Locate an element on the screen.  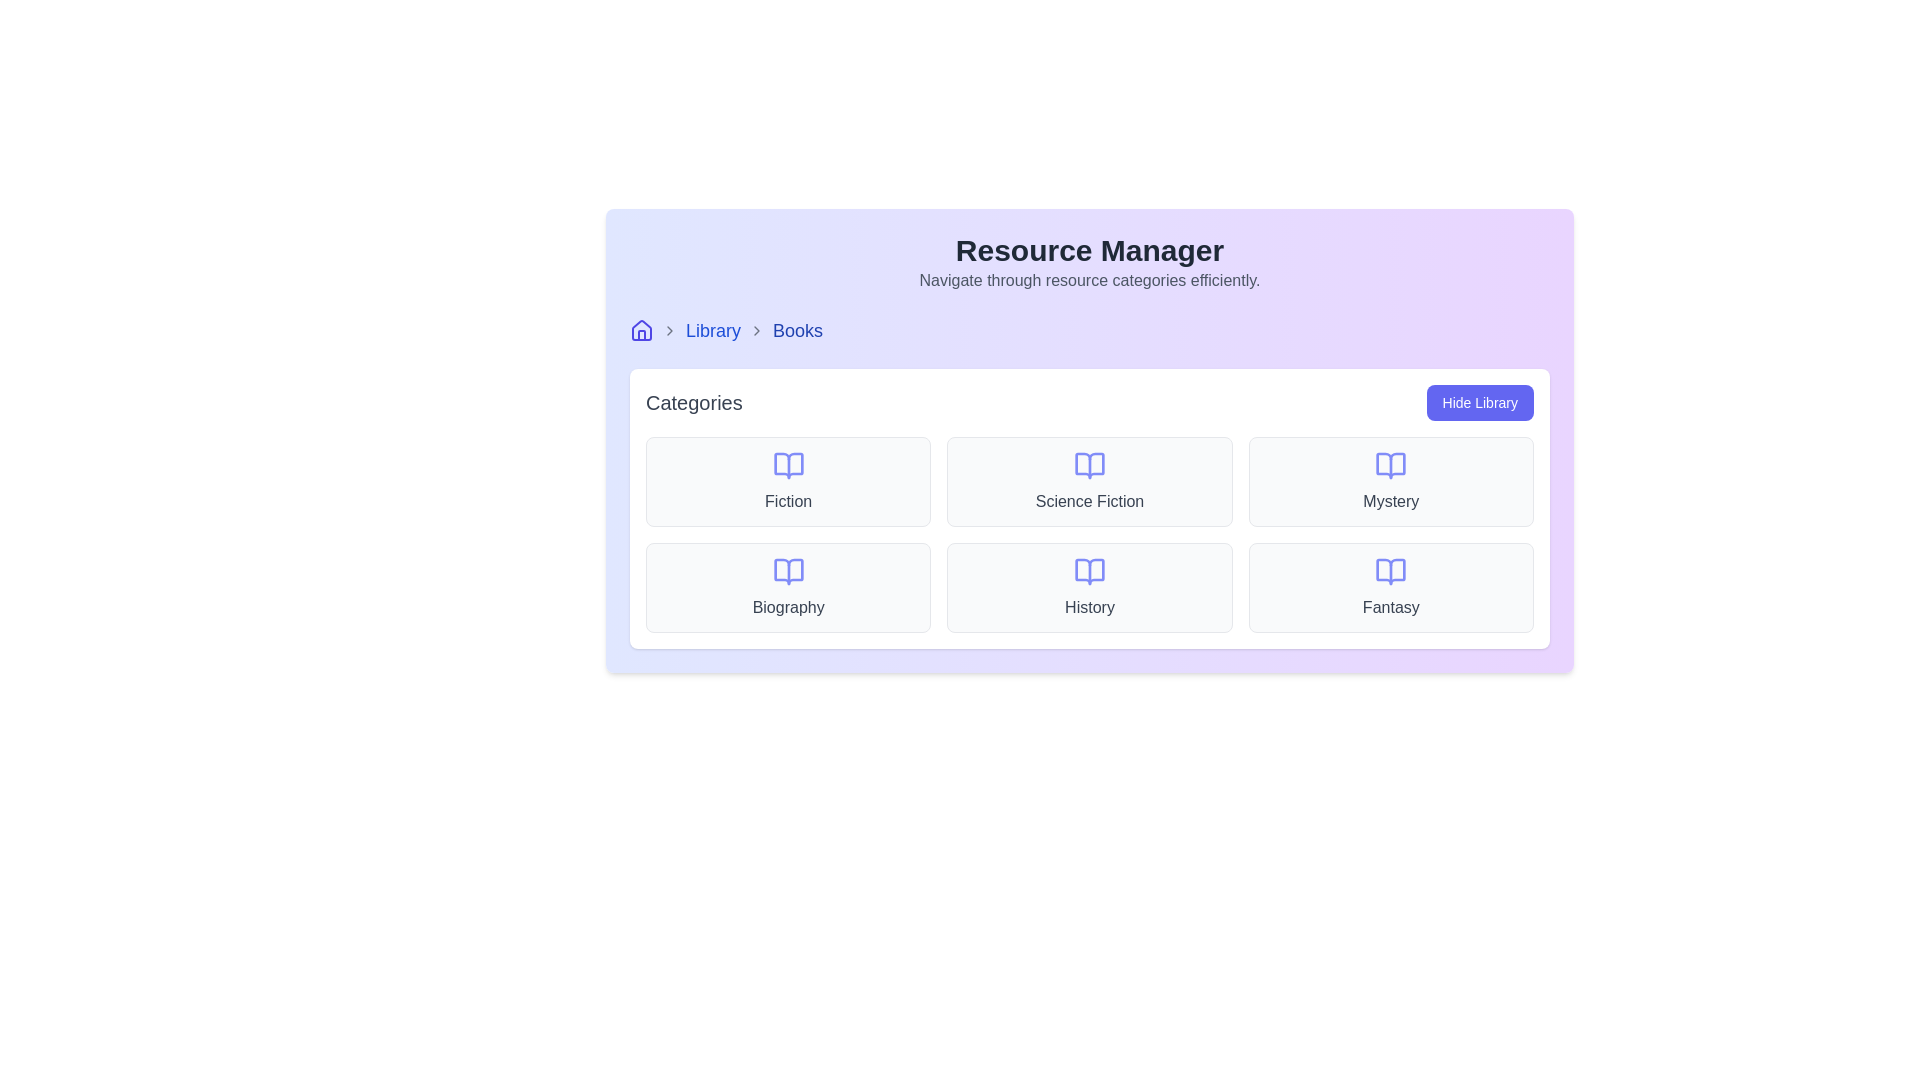
the 'Fantasy' category icon, which is centrally located above the label text 'Fantasy' in the bottom row of the categories grid is located at coordinates (1390, 571).